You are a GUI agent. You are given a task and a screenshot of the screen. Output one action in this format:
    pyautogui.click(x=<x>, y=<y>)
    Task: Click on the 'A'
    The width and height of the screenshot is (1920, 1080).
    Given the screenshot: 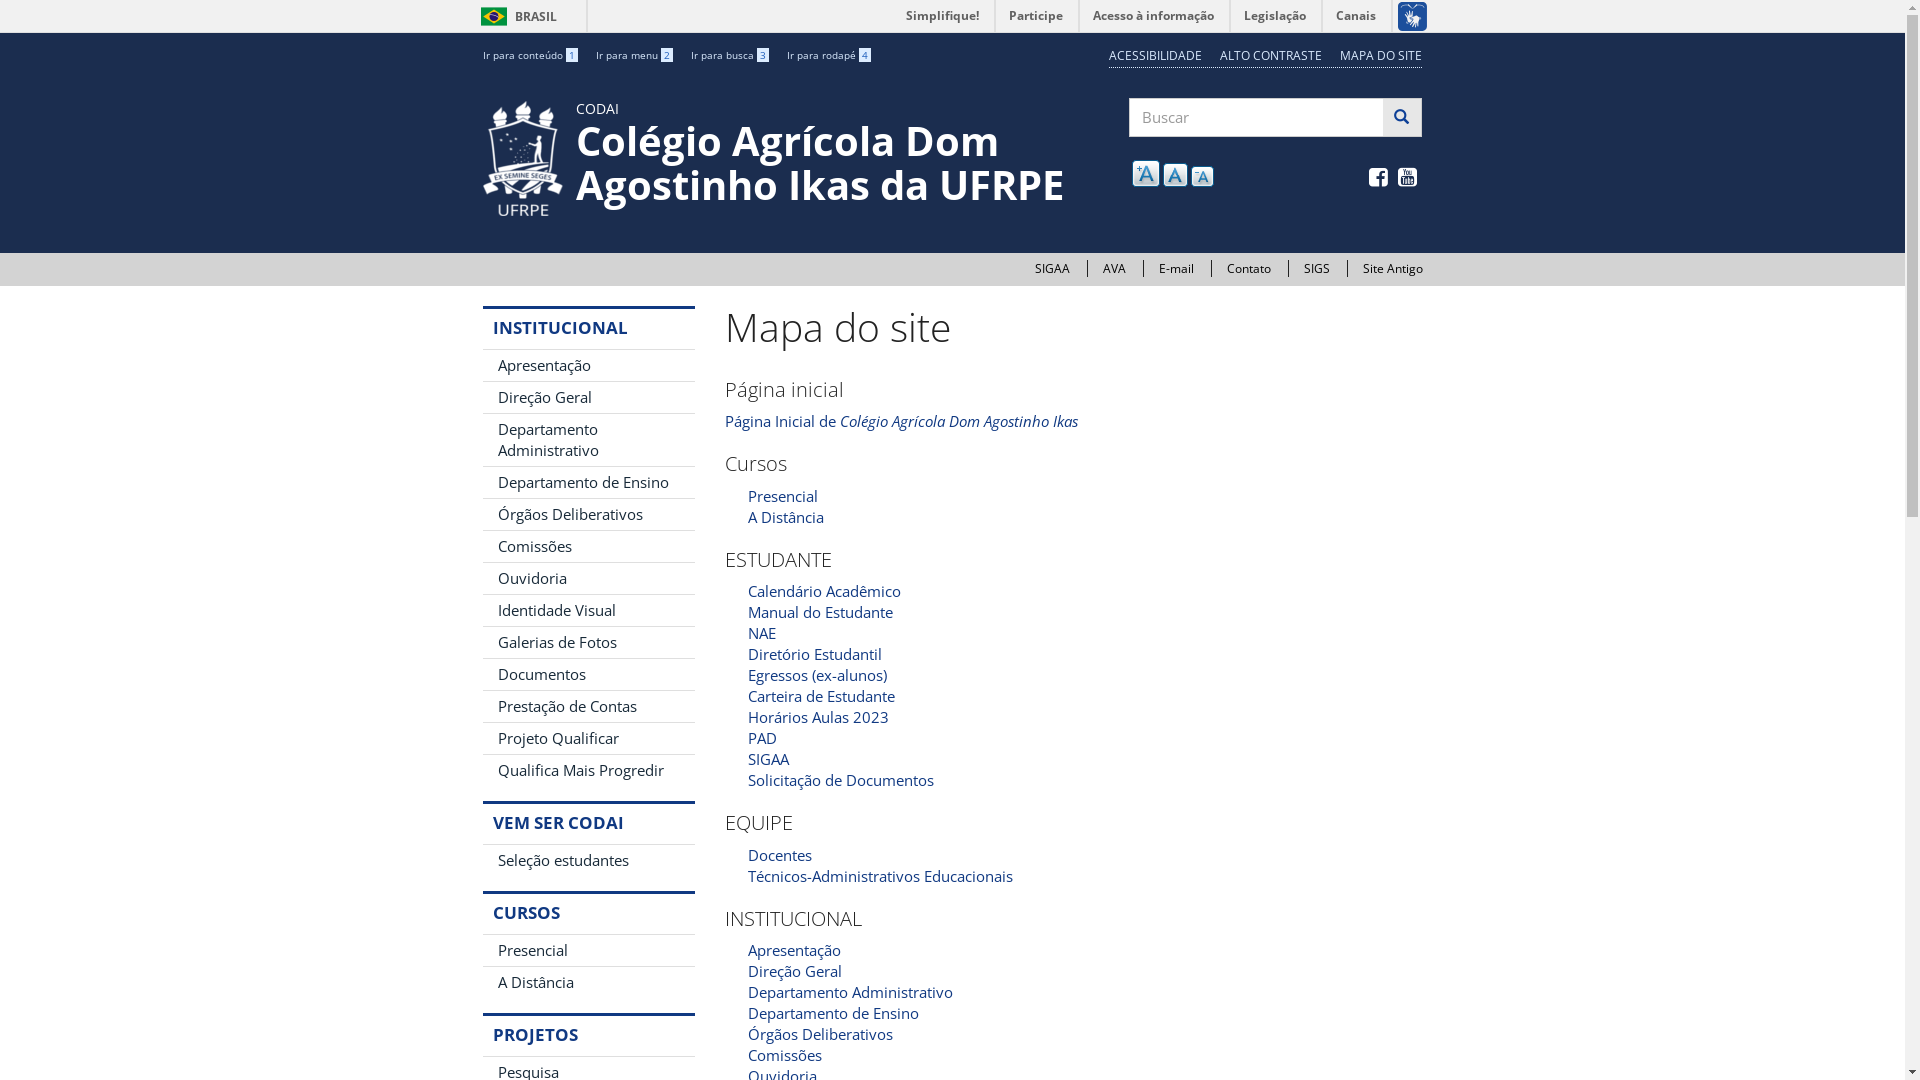 What is the action you would take?
    pyautogui.click(x=1175, y=173)
    